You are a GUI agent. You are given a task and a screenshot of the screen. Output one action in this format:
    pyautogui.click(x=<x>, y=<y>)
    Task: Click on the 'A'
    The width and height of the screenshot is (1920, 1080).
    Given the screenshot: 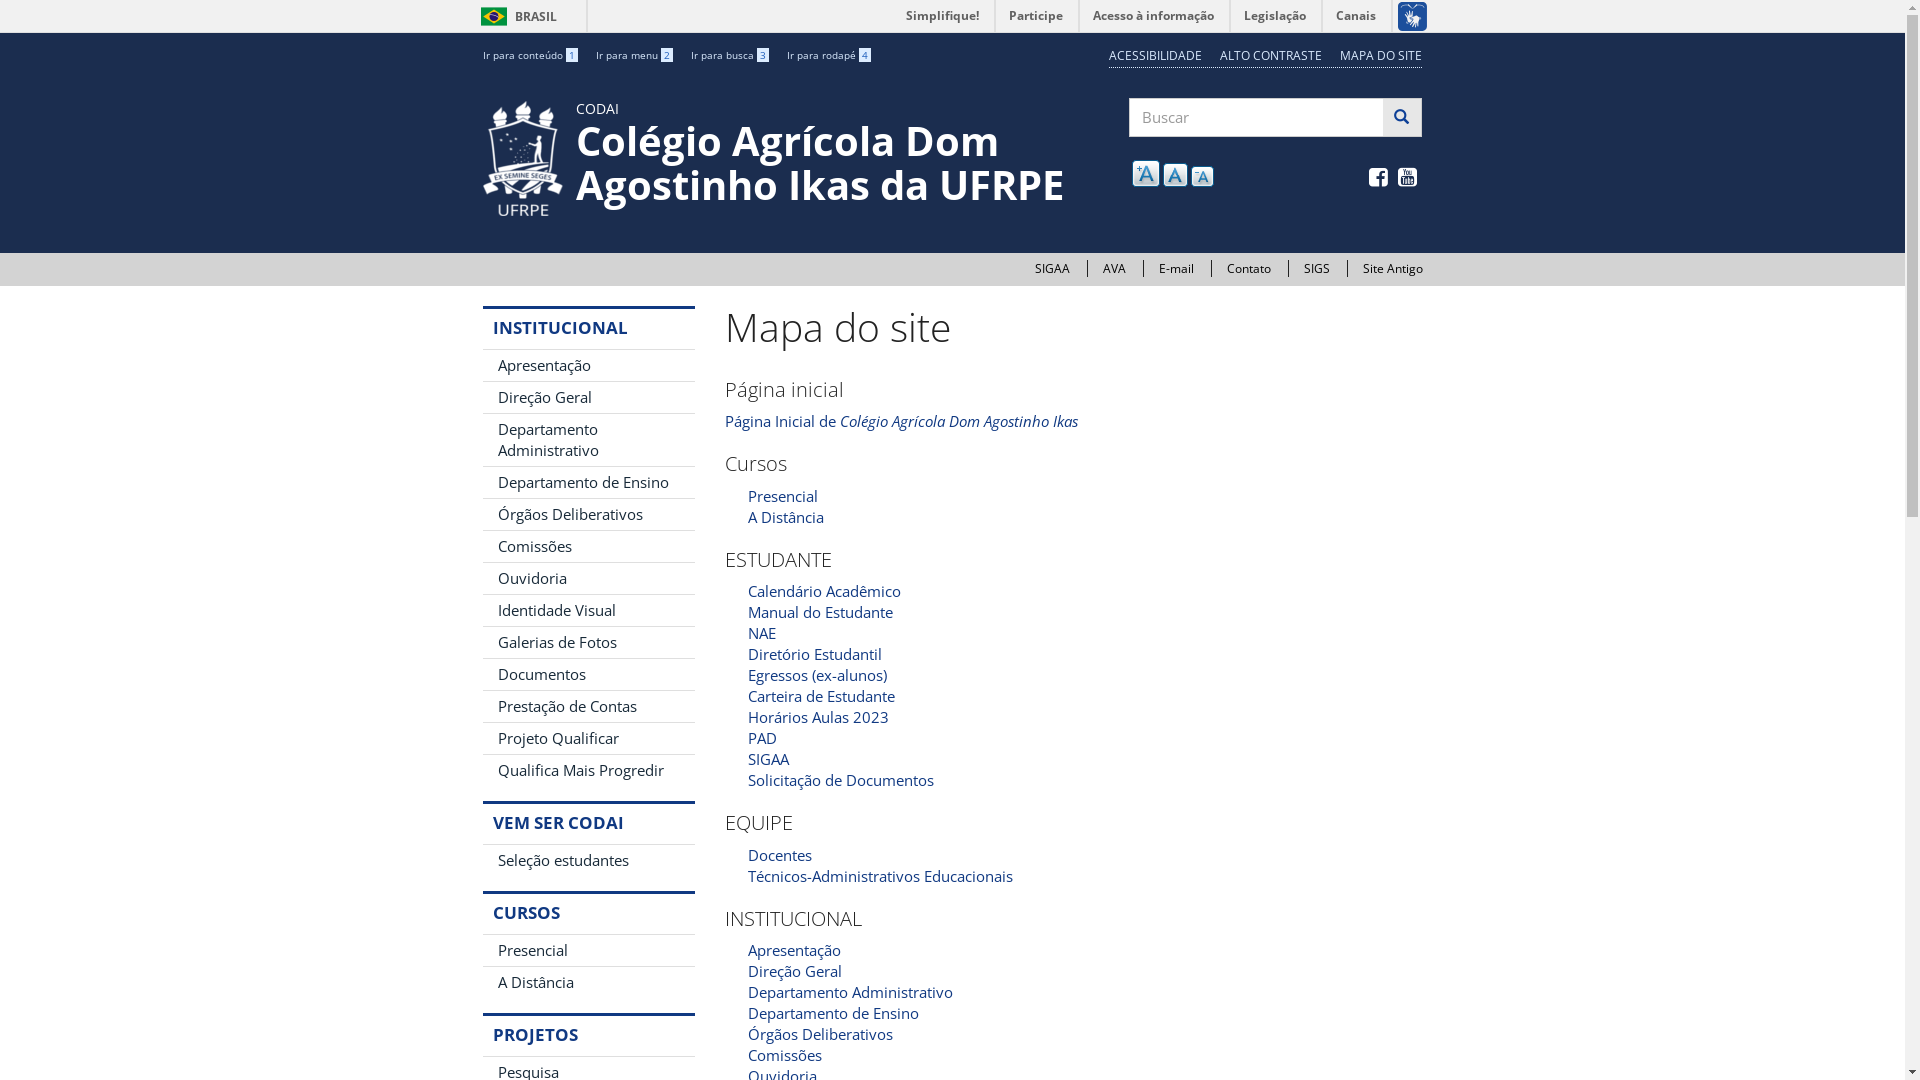 What is the action you would take?
    pyautogui.click(x=1175, y=173)
    